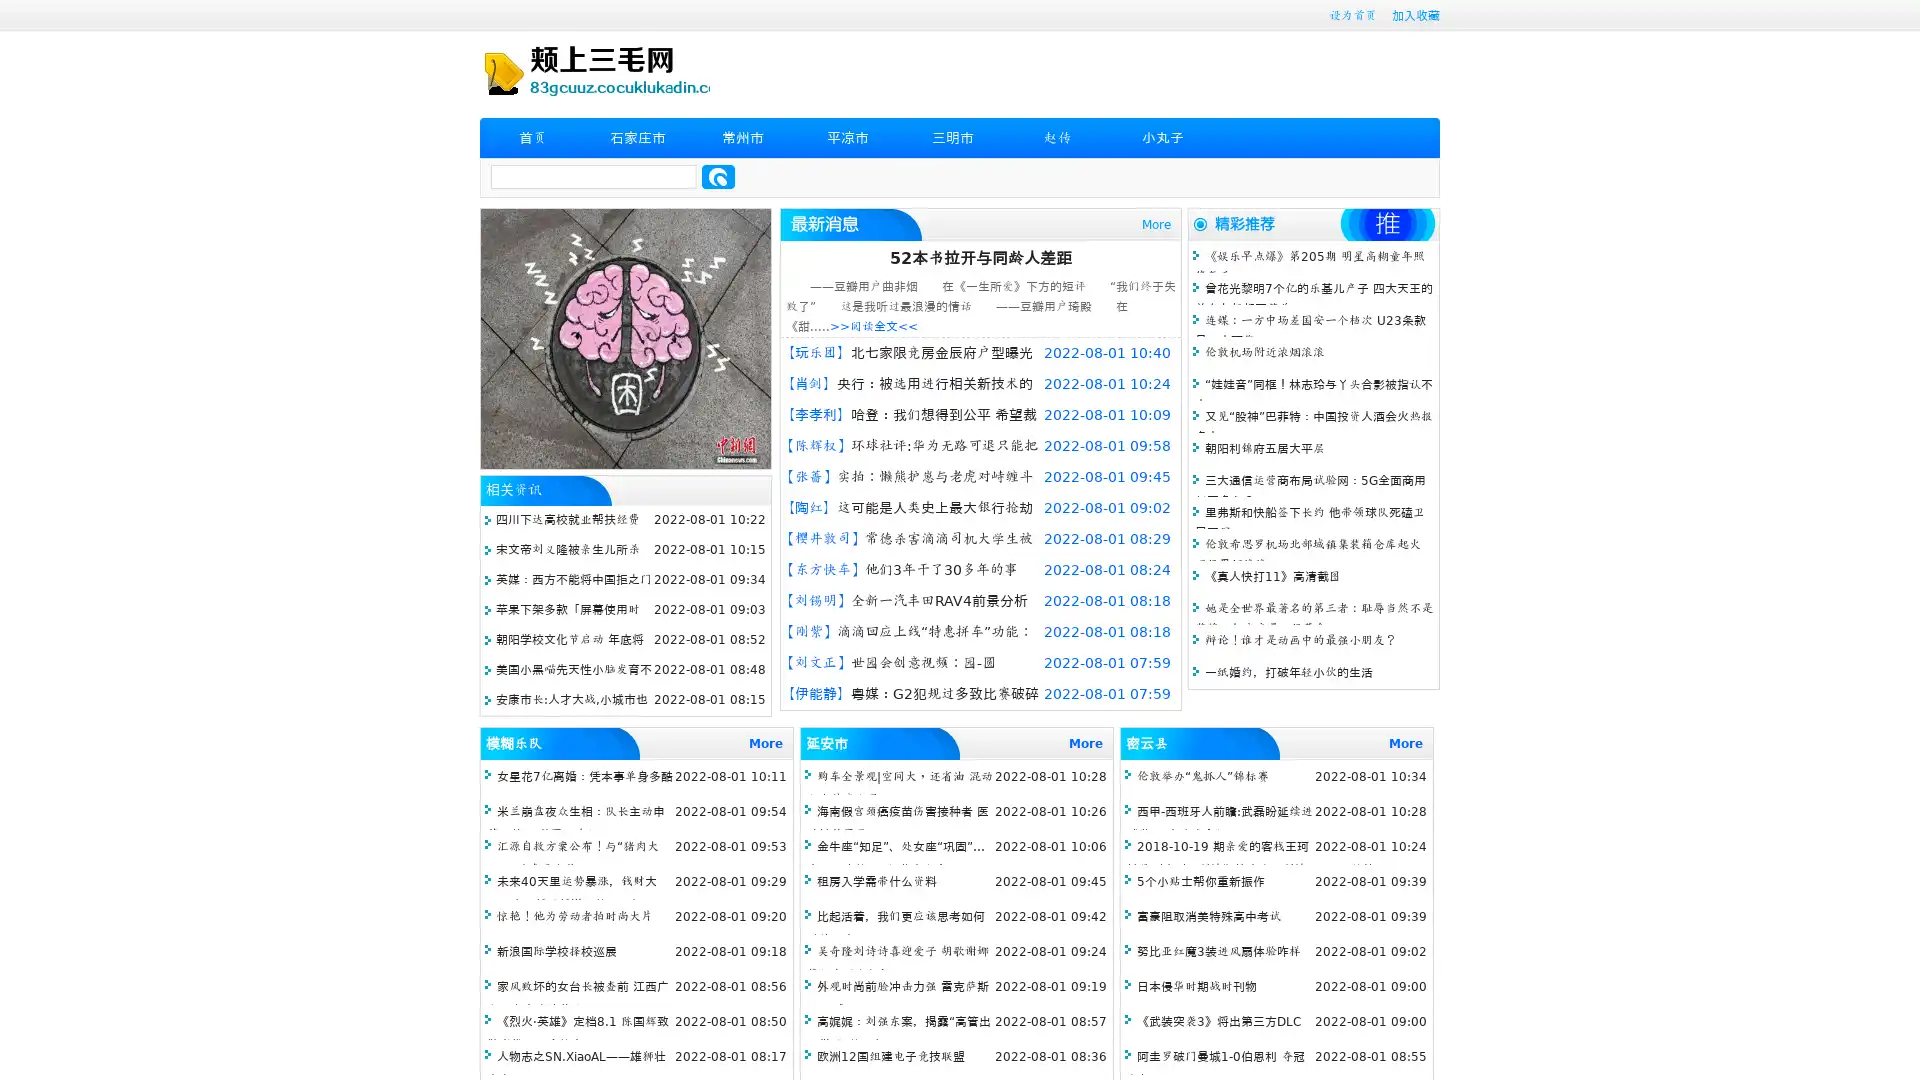 The width and height of the screenshot is (1920, 1080). What do you see at coordinates (718, 176) in the screenshot?
I see `Search` at bounding box center [718, 176].